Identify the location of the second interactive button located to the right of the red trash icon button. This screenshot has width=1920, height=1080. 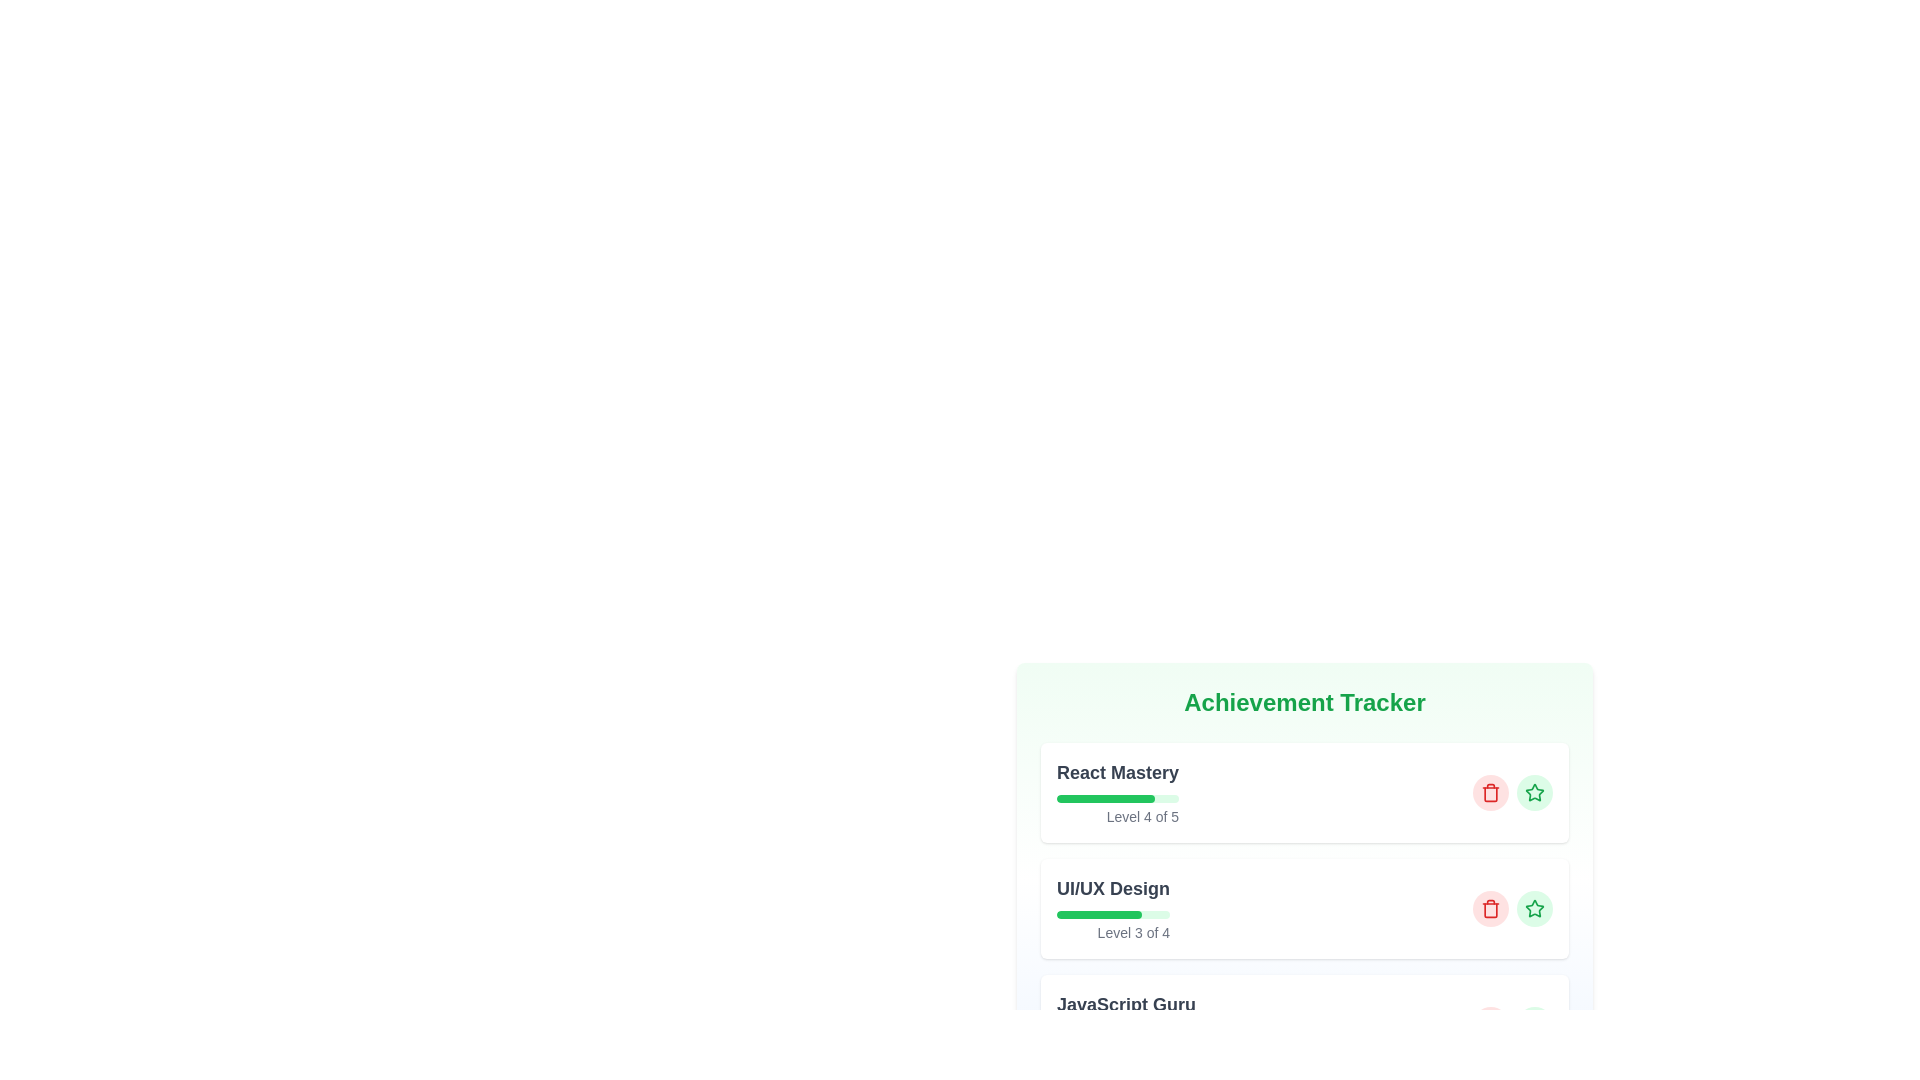
(1534, 909).